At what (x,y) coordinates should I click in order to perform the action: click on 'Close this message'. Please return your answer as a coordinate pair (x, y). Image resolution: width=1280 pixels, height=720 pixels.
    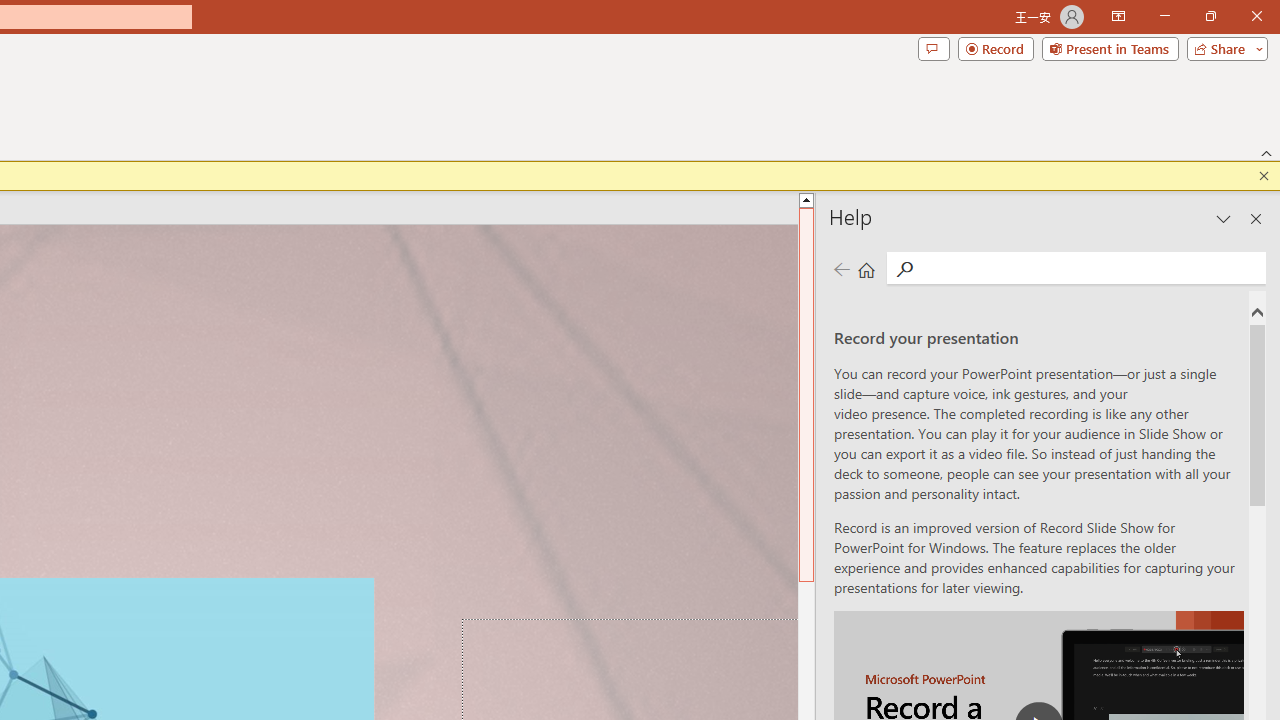
    Looking at the image, I should click on (1263, 175).